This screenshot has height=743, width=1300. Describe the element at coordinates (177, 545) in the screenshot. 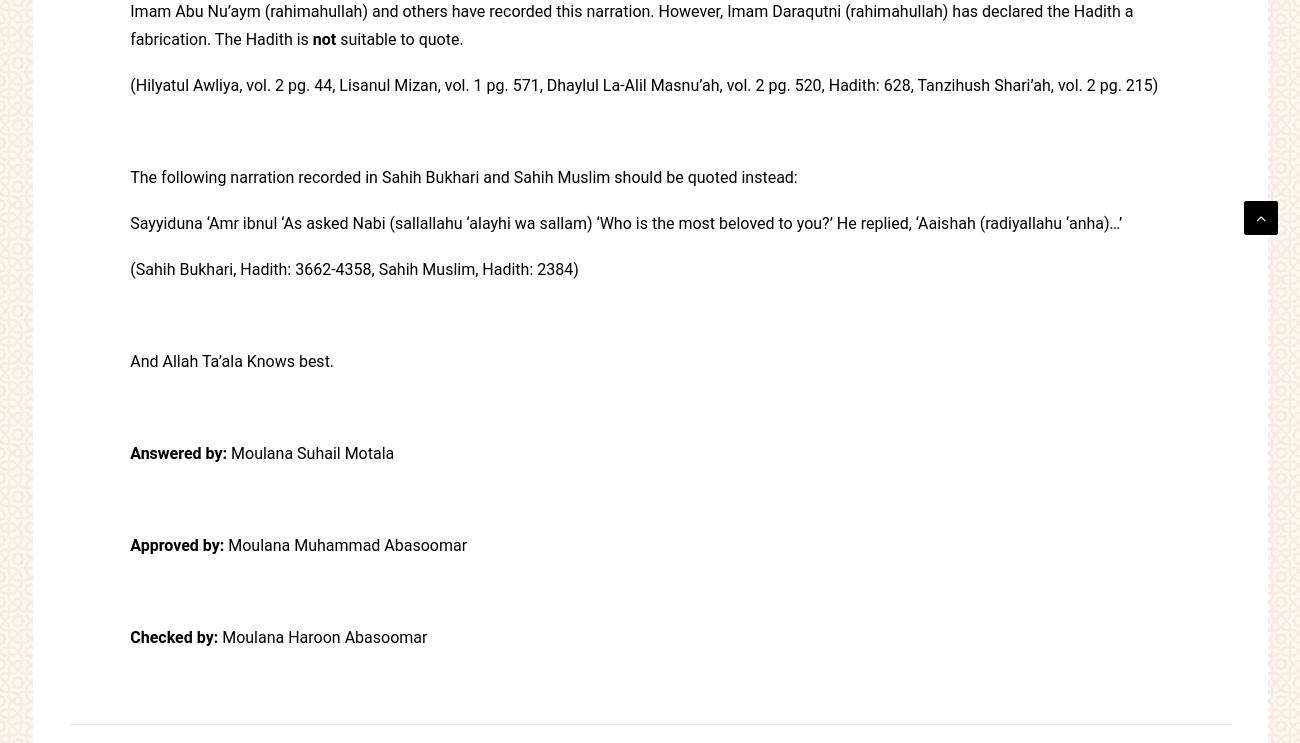

I see `'Approved by:'` at that location.